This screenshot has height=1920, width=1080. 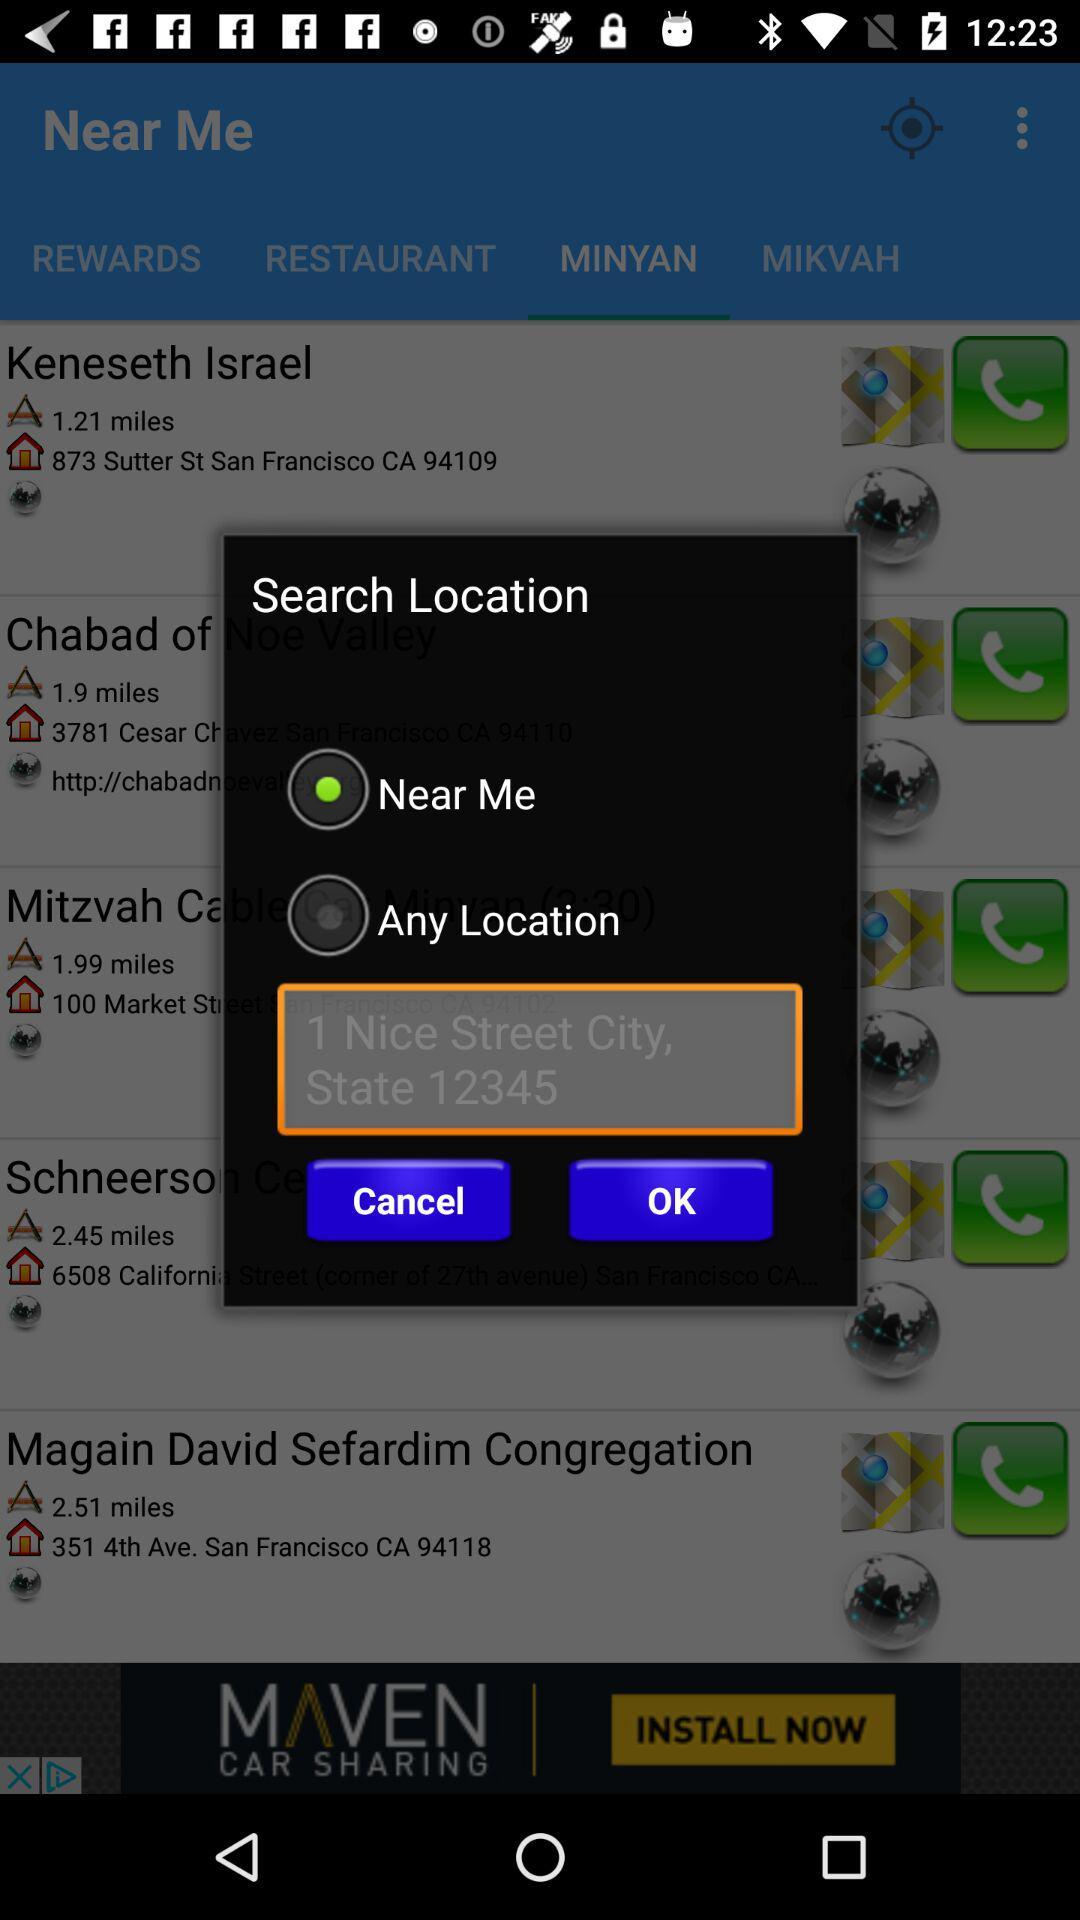 What do you see at coordinates (540, 917) in the screenshot?
I see `the any location` at bounding box center [540, 917].